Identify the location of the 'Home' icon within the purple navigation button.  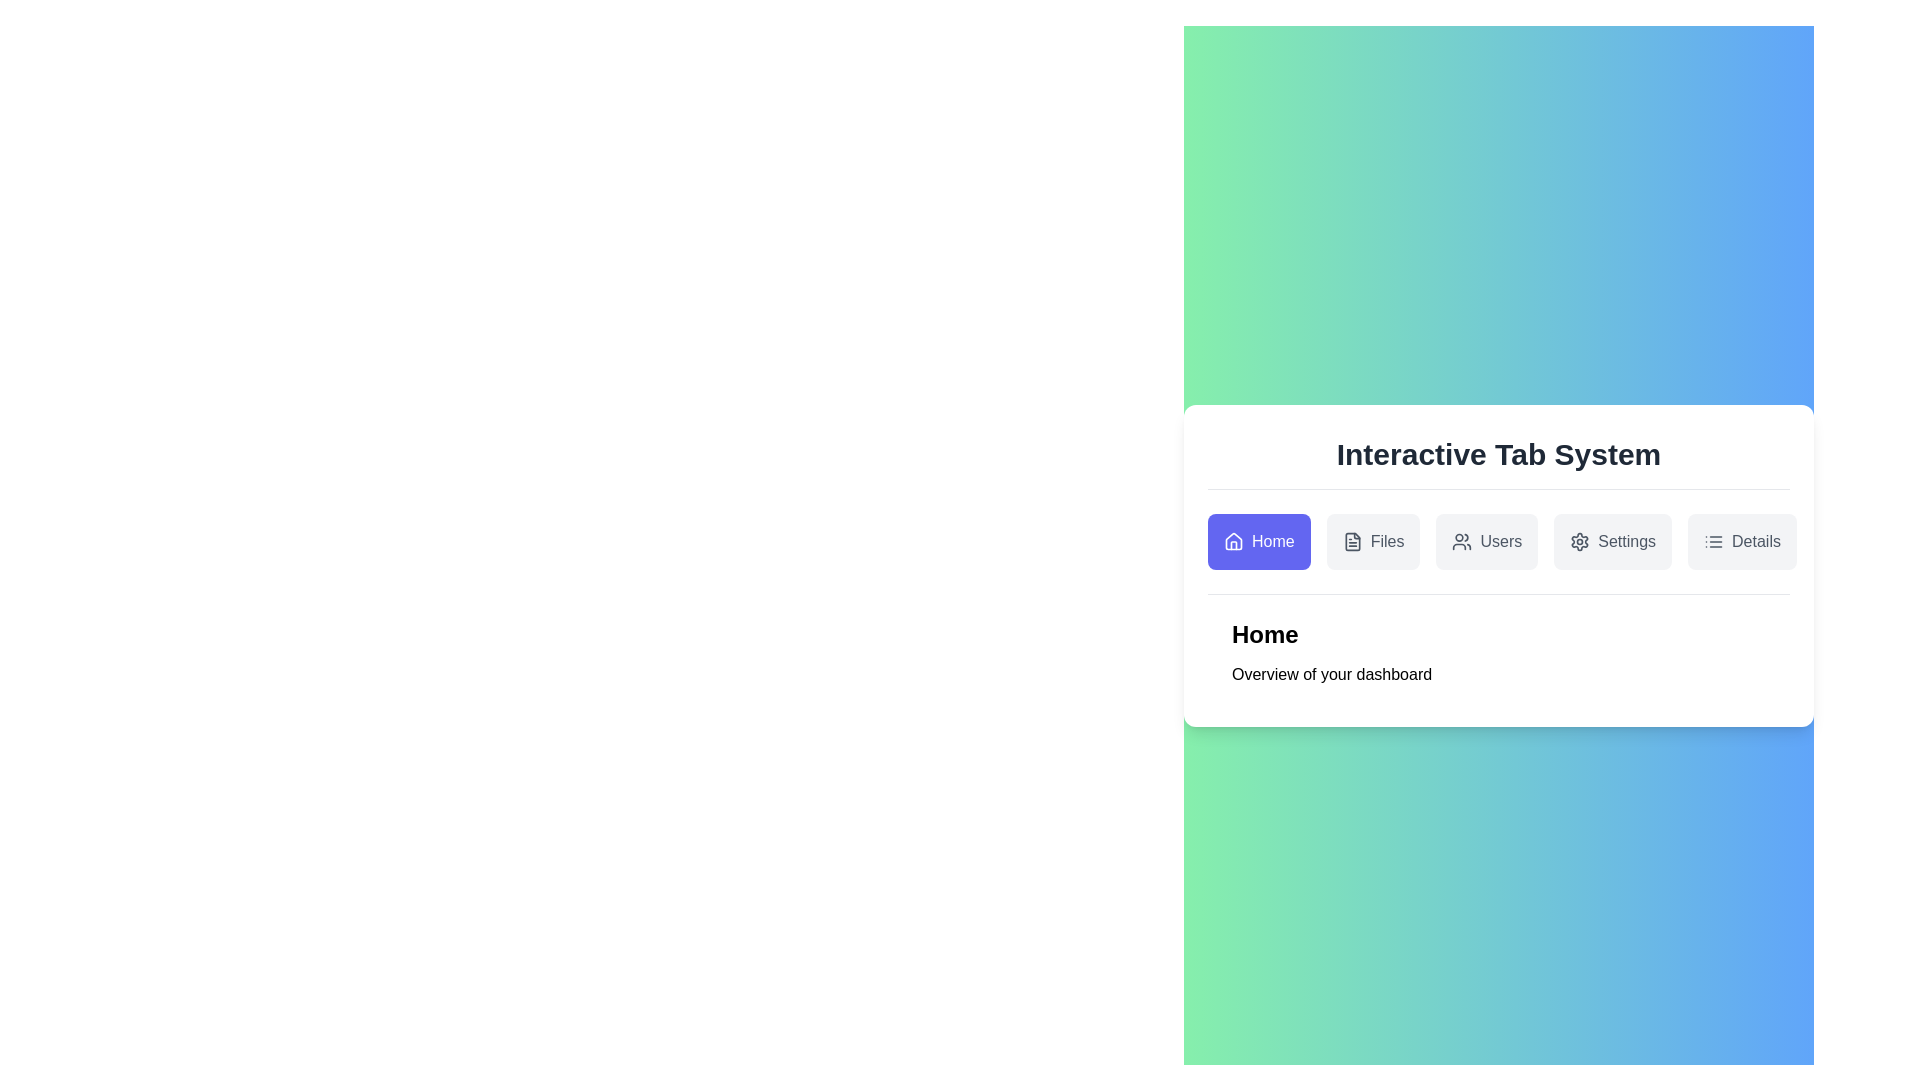
(1232, 542).